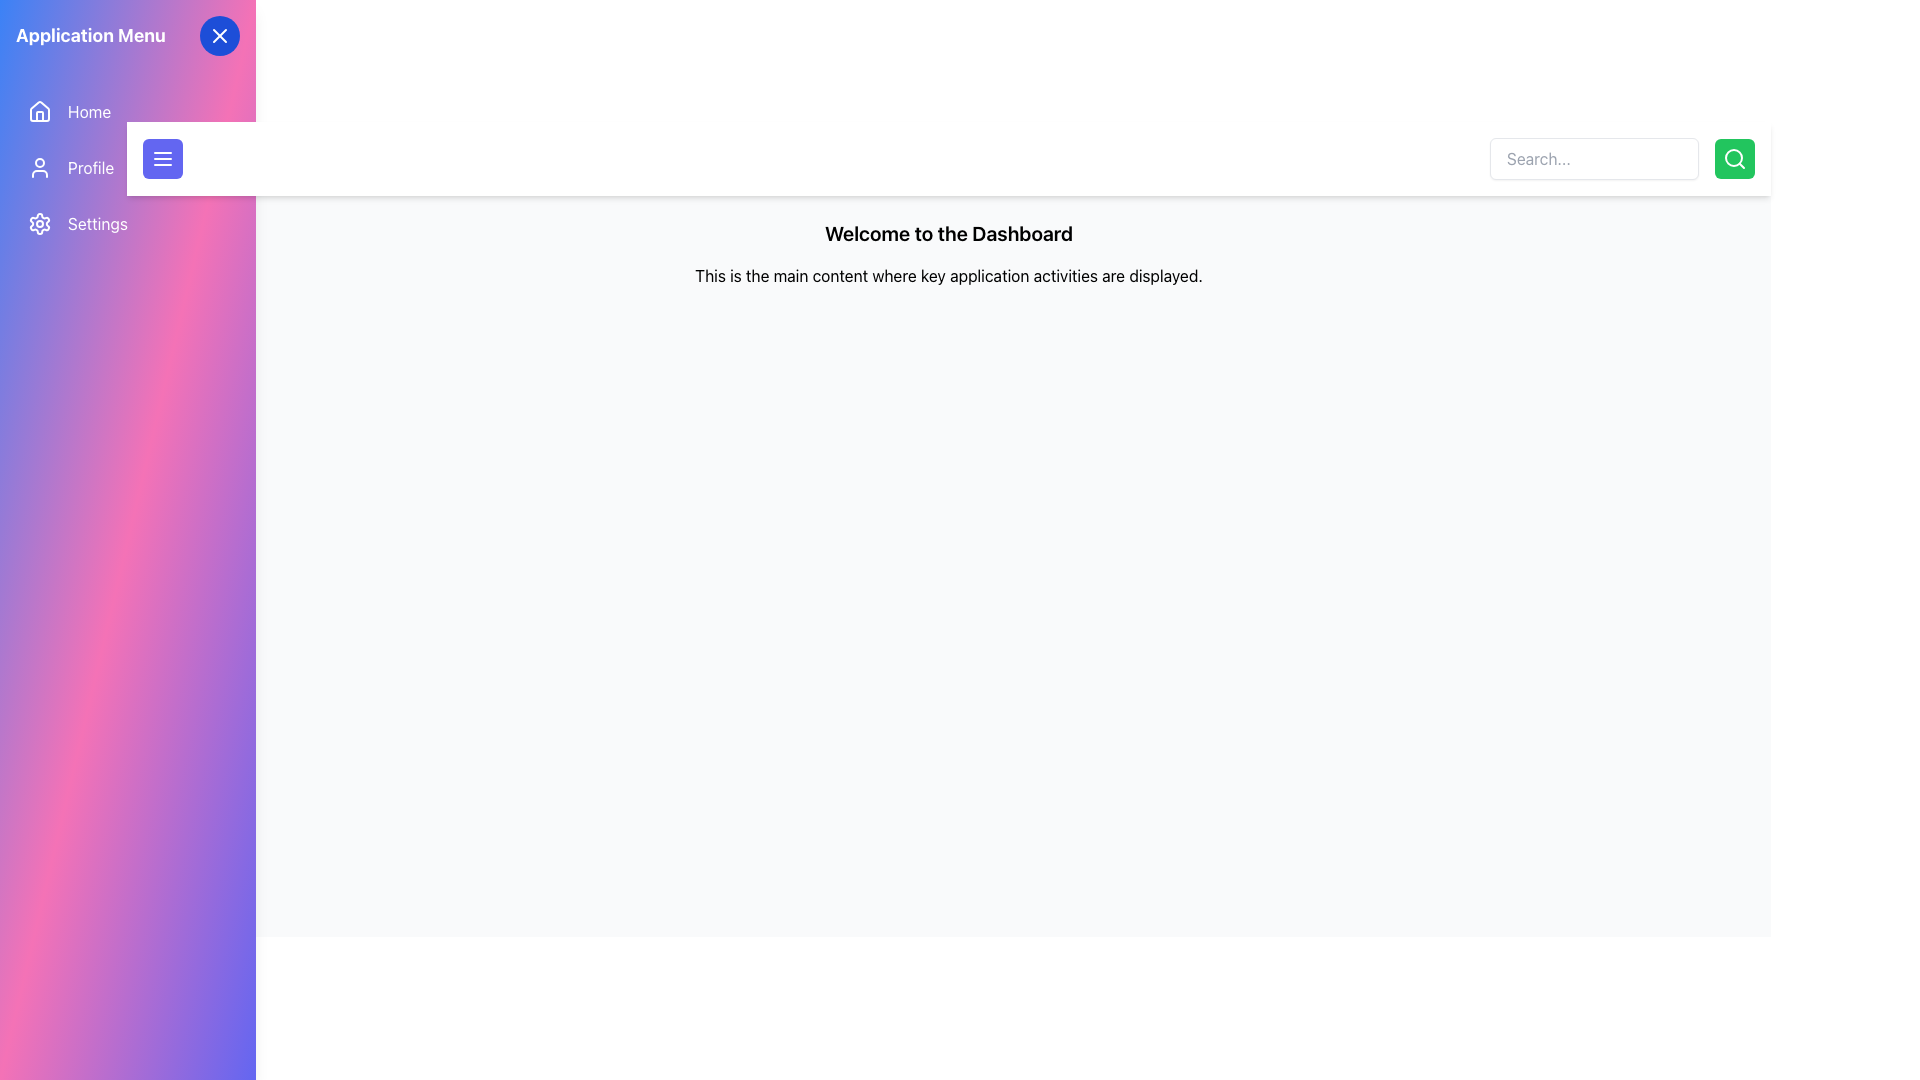  What do you see at coordinates (39, 111) in the screenshot?
I see `the 'Home' menu item` at bounding box center [39, 111].